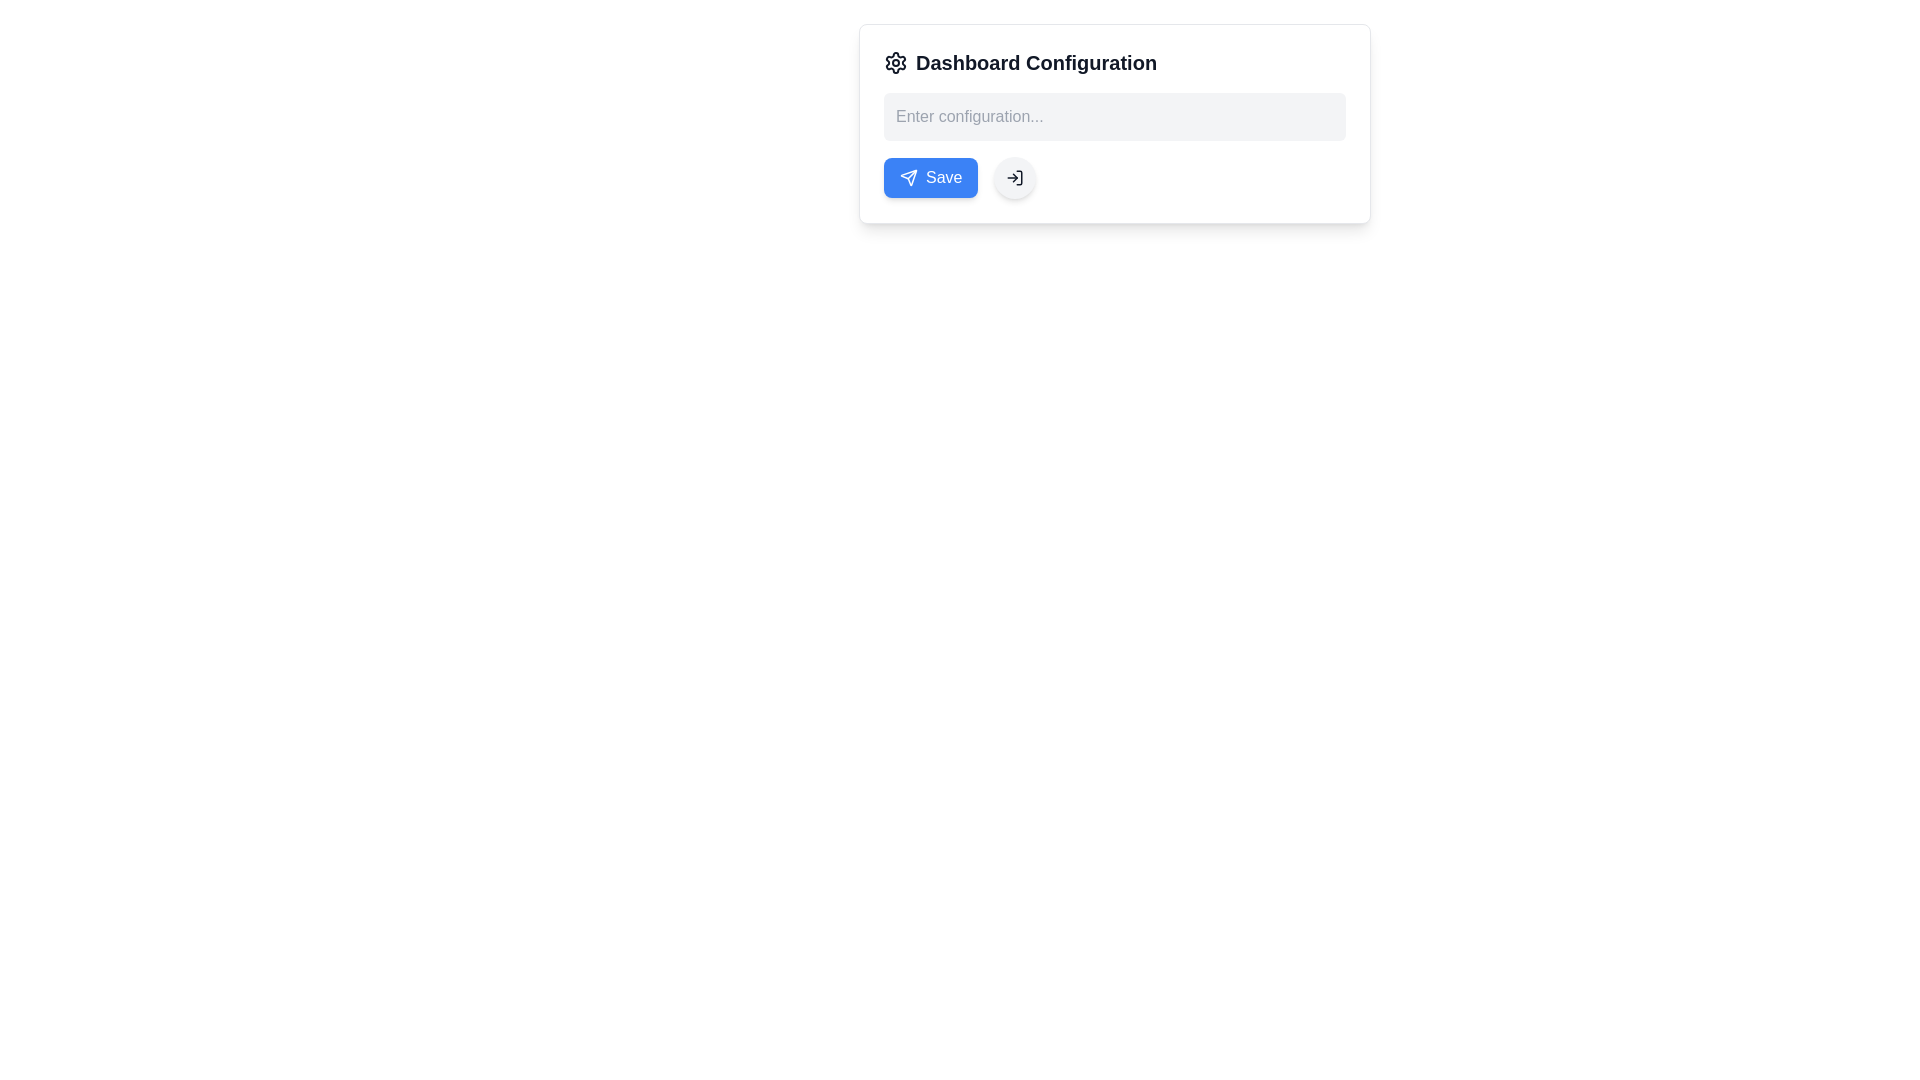 Image resolution: width=1920 pixels, height=1080 pixels. Describe the element at coordinates (1015, 176) in the screenshot. I see `the right-pointing arrow icon encircled by a rectangular frame, located under the 'Dashboard Configuration' header` at that location.